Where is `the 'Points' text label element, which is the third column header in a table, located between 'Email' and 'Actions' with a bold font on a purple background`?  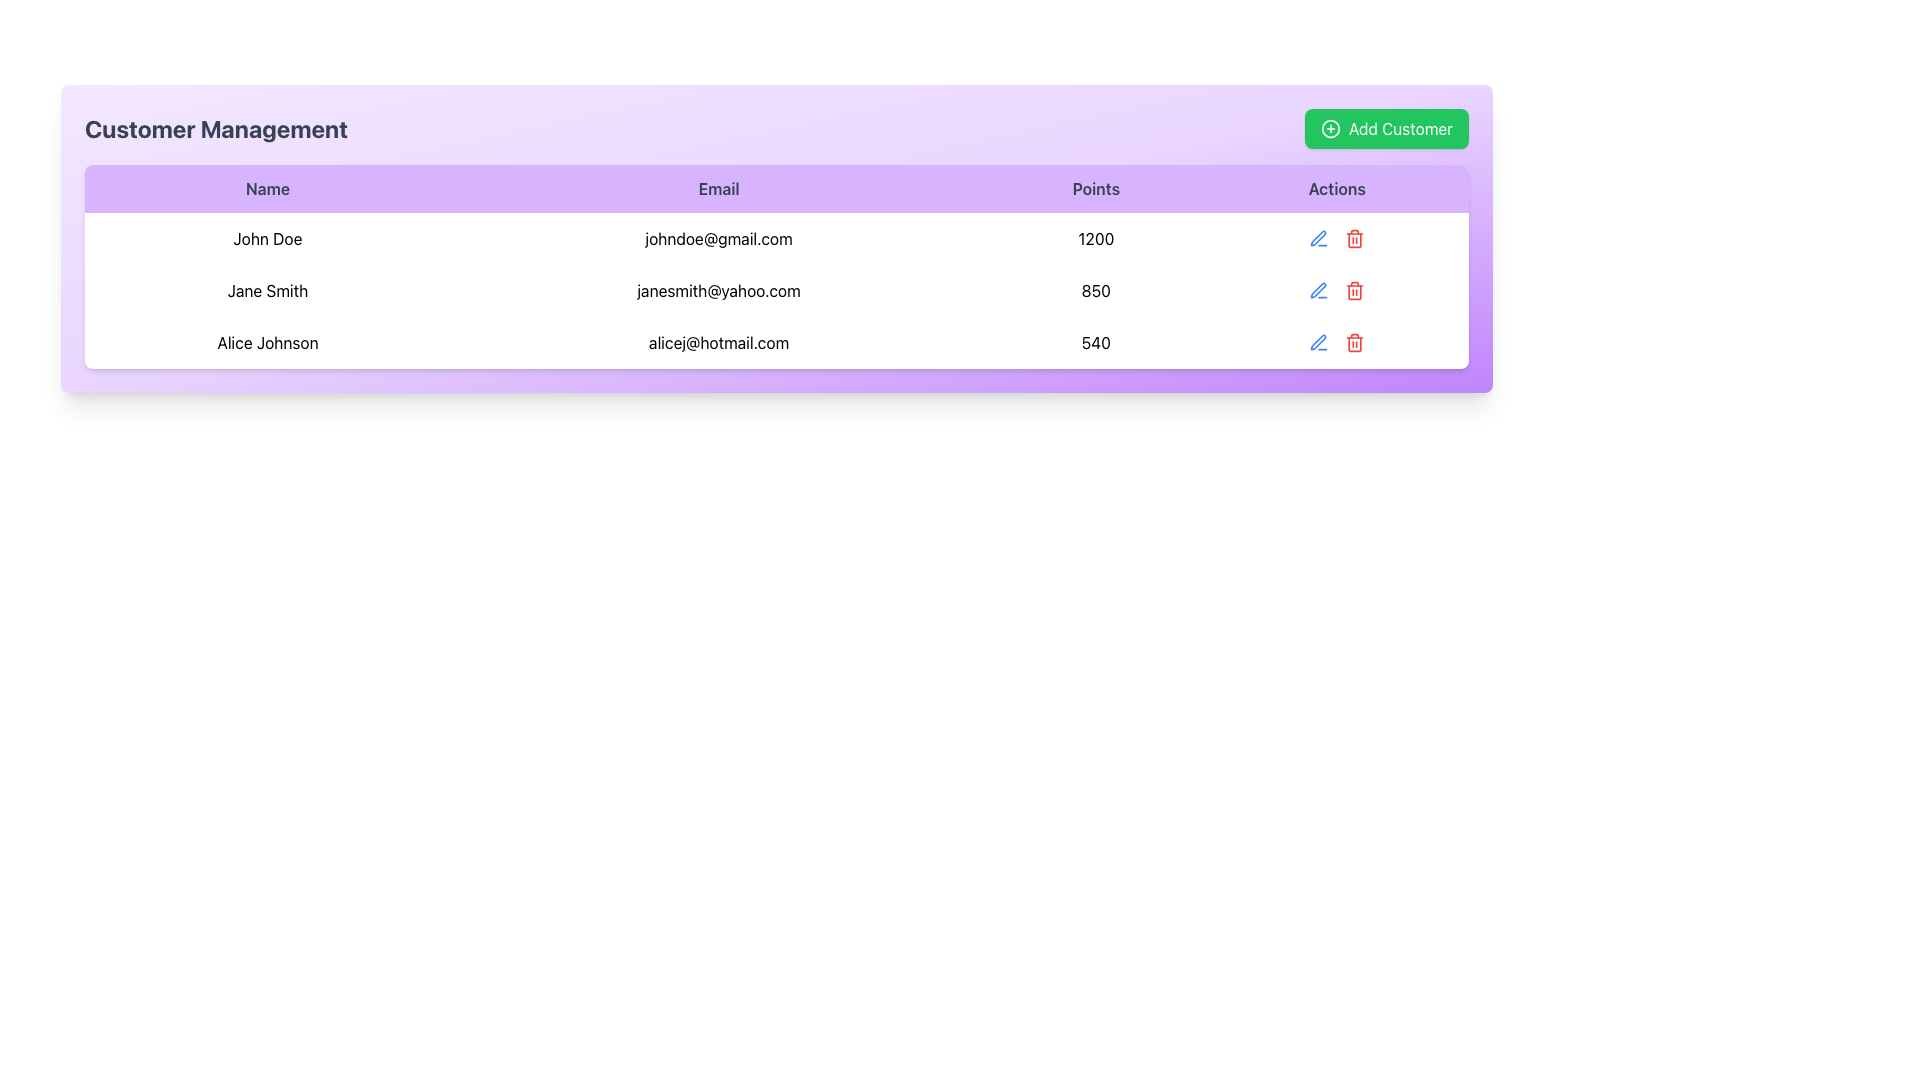
the 'Points' text label element, which is the third column header in a table, located between 'Email' and 'Actions' with a bold font on a purple background is located at coordinates (1095, 189).